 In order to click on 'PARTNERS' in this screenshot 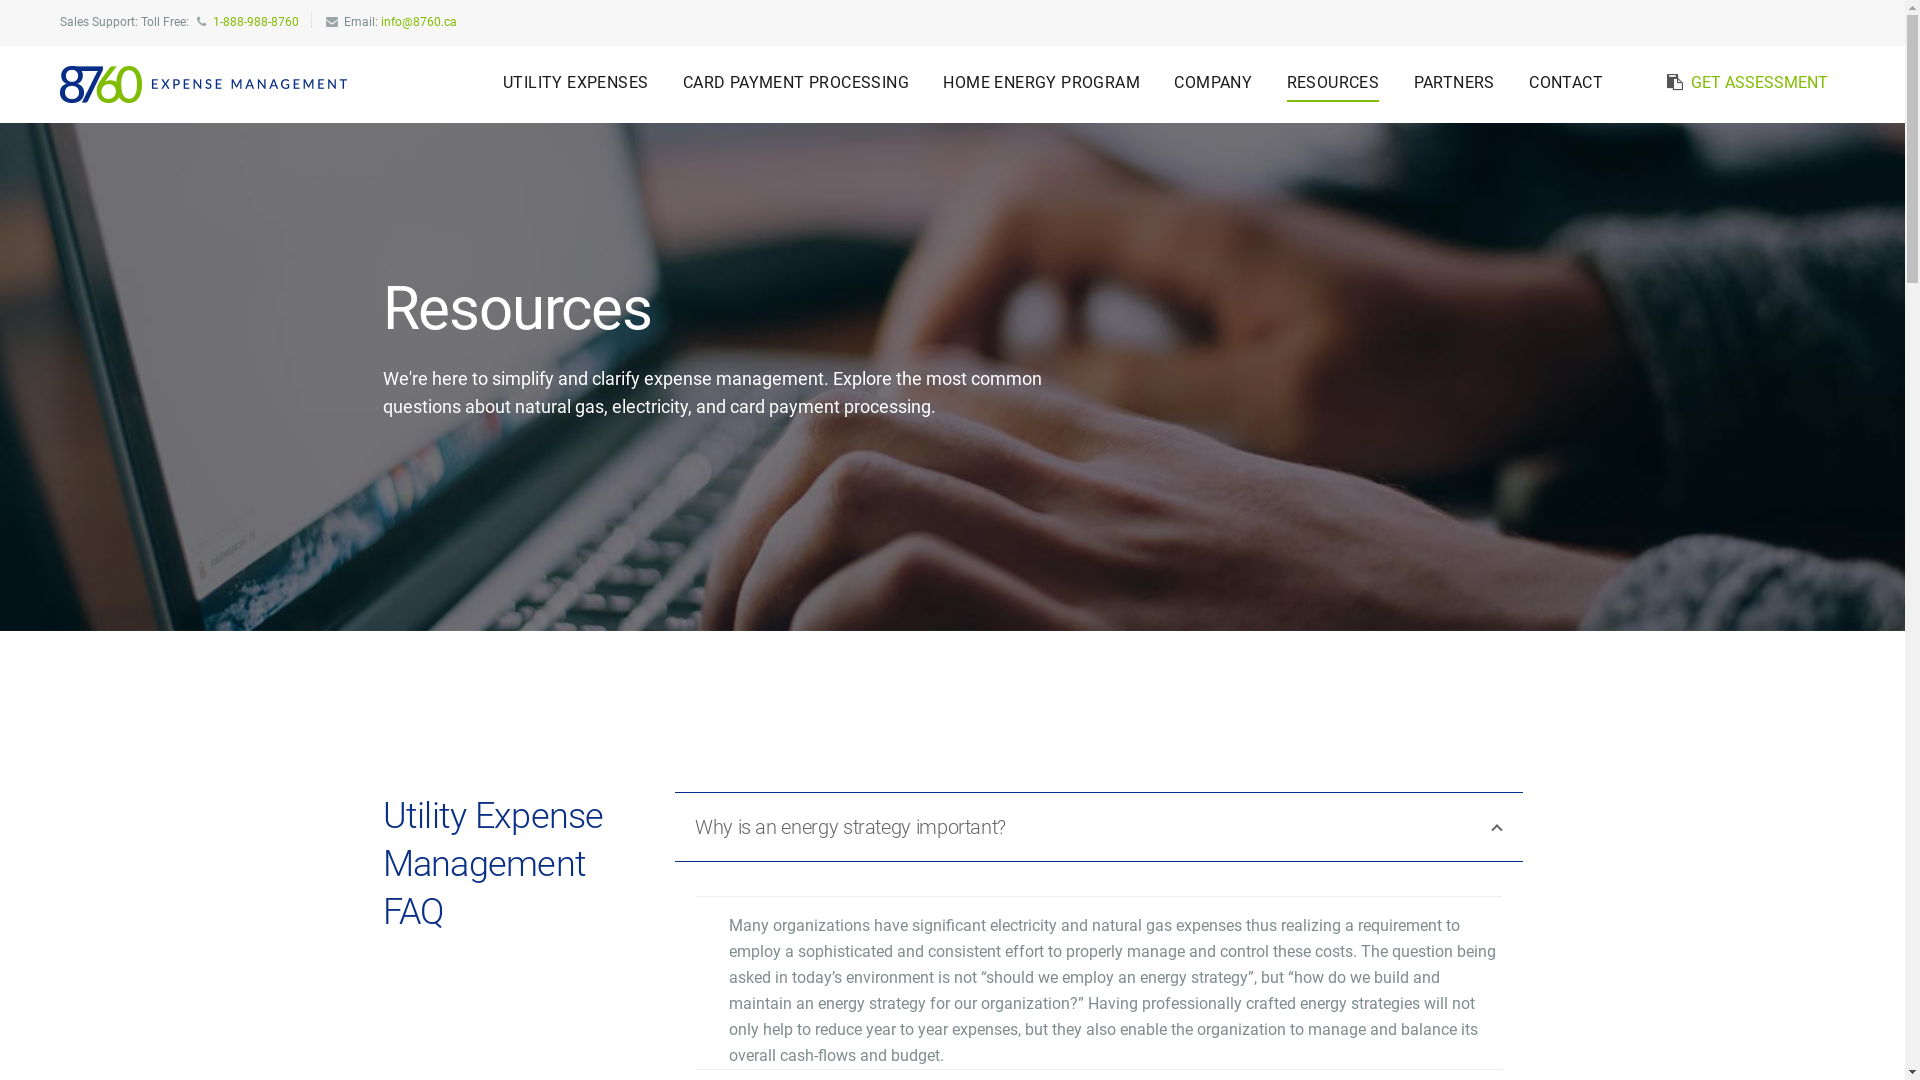, I will do `click(1454, 82)`.